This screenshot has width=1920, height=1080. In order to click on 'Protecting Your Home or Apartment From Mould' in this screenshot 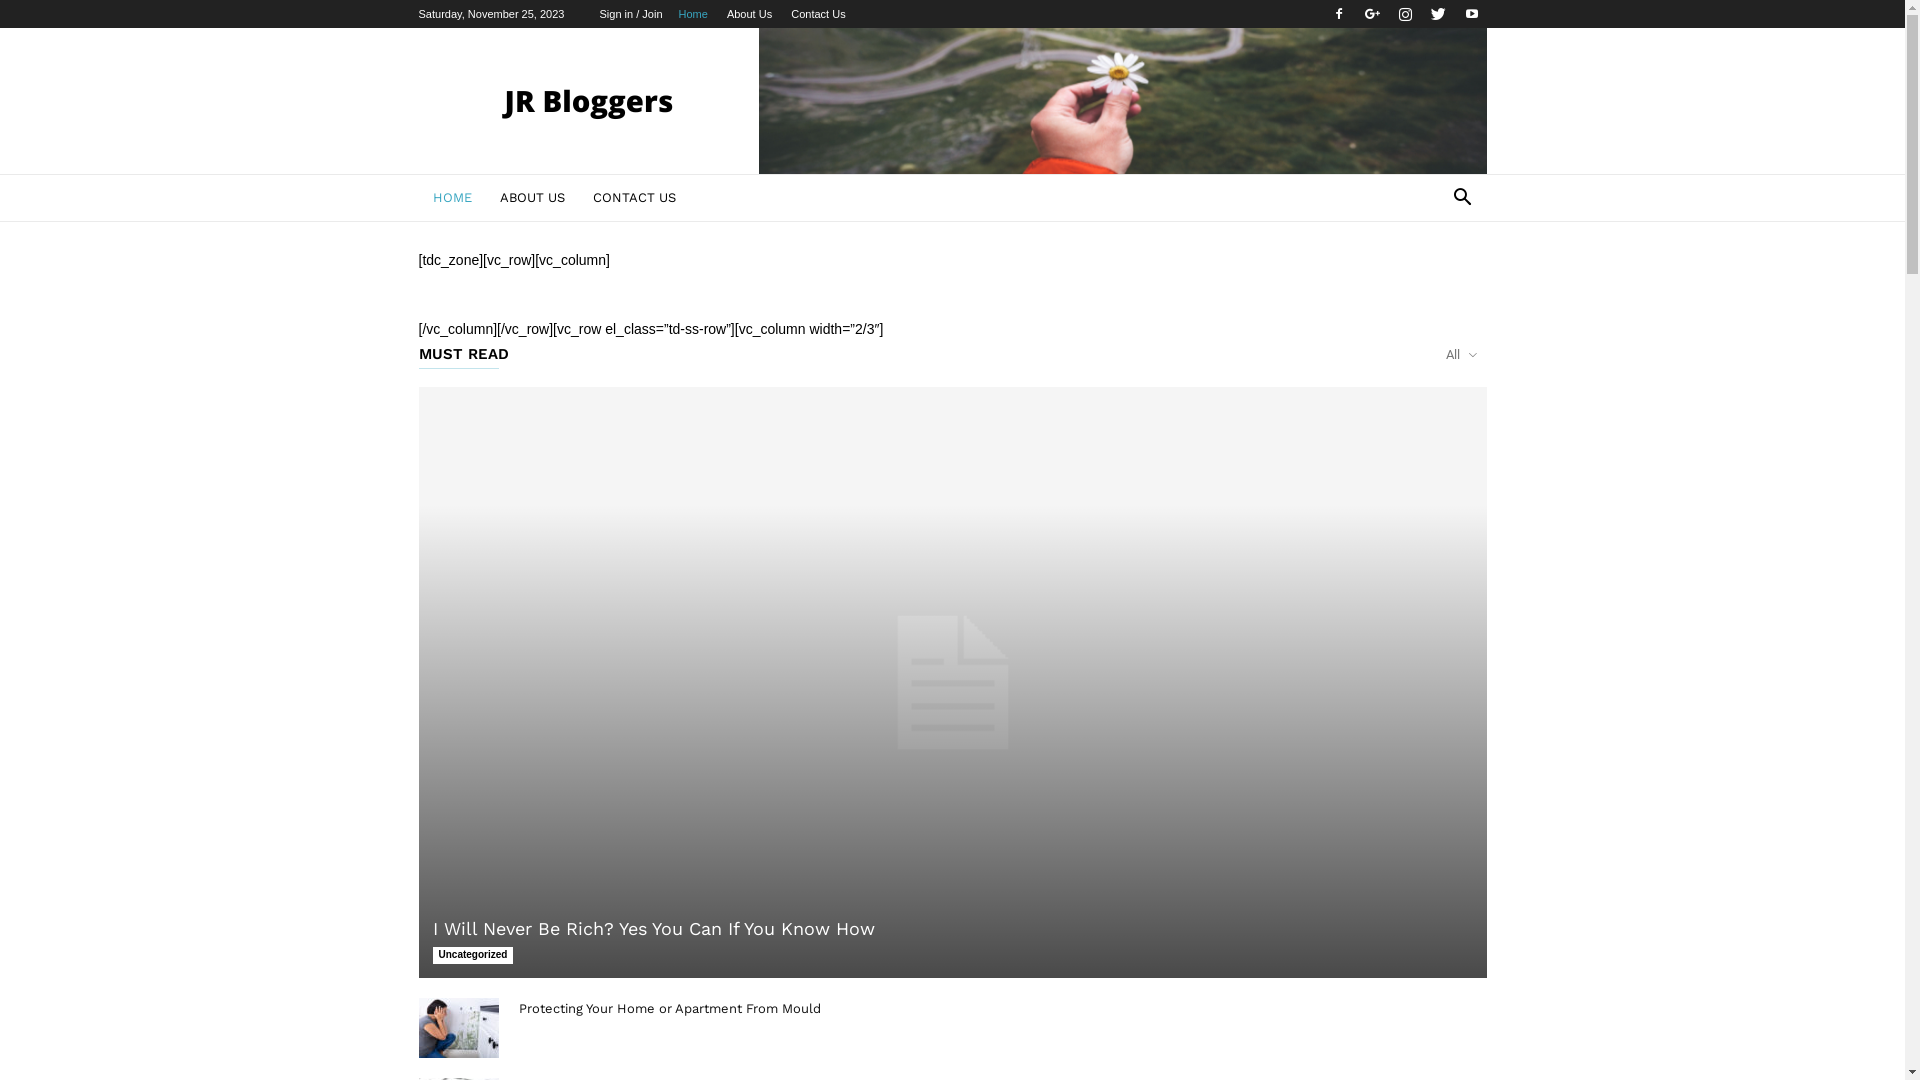, I will do `click(456, 1028)`.